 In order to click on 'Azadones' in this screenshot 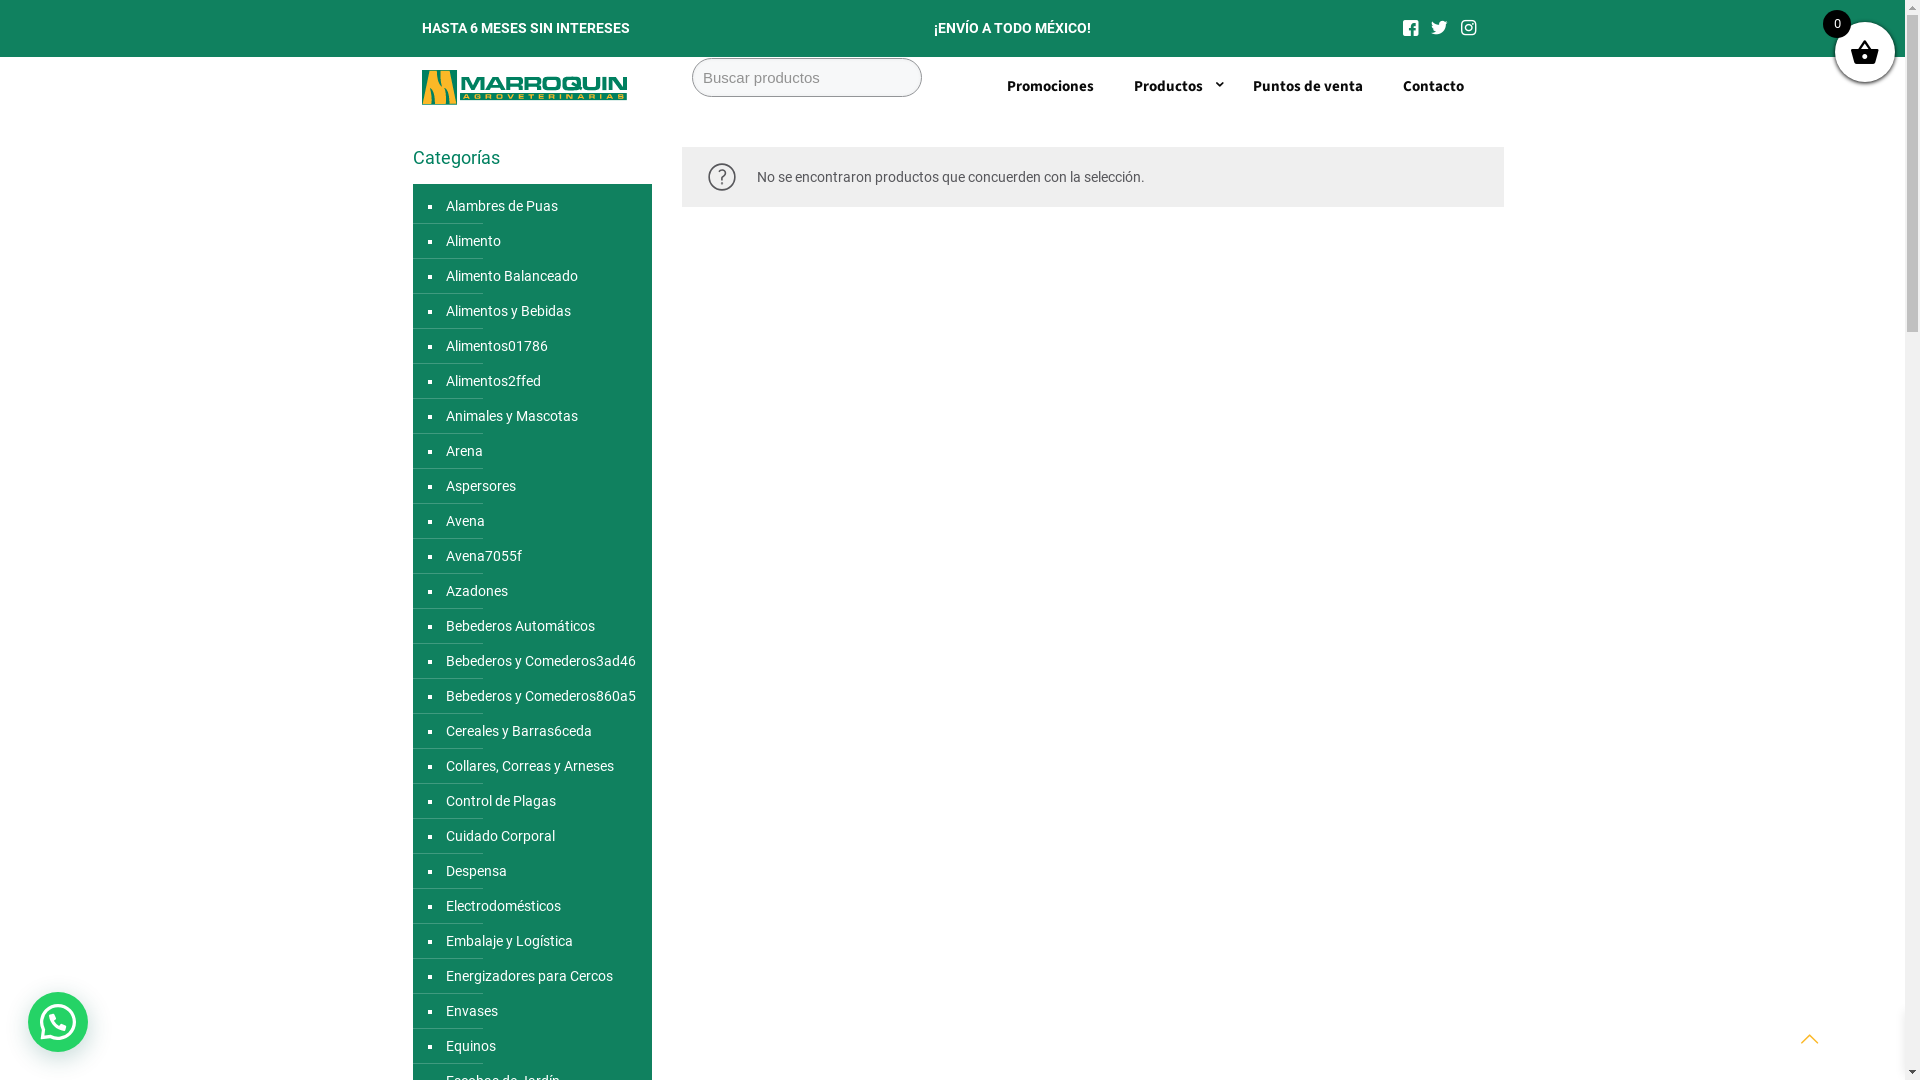, I will do `click(440, 590)`.